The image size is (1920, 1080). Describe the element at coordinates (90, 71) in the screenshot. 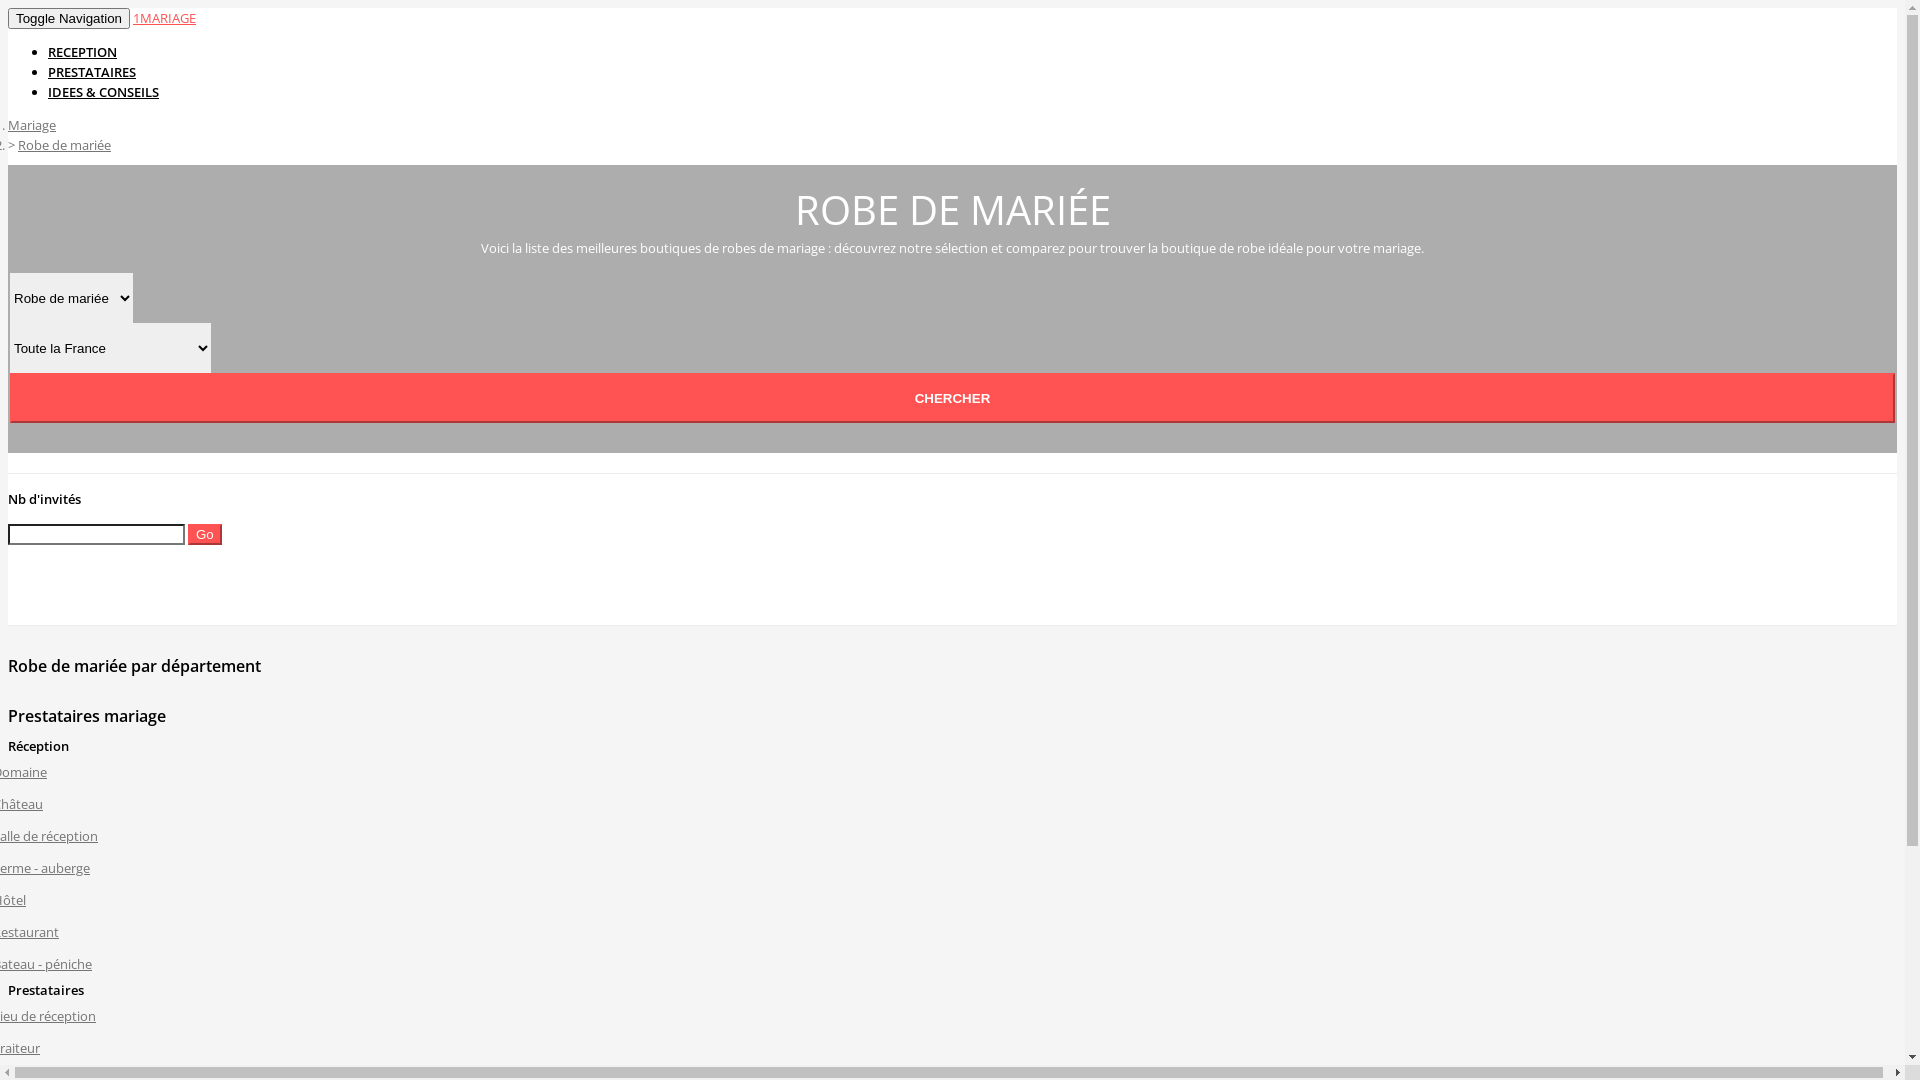

I see `'PRESTATAIRES'` at that location.